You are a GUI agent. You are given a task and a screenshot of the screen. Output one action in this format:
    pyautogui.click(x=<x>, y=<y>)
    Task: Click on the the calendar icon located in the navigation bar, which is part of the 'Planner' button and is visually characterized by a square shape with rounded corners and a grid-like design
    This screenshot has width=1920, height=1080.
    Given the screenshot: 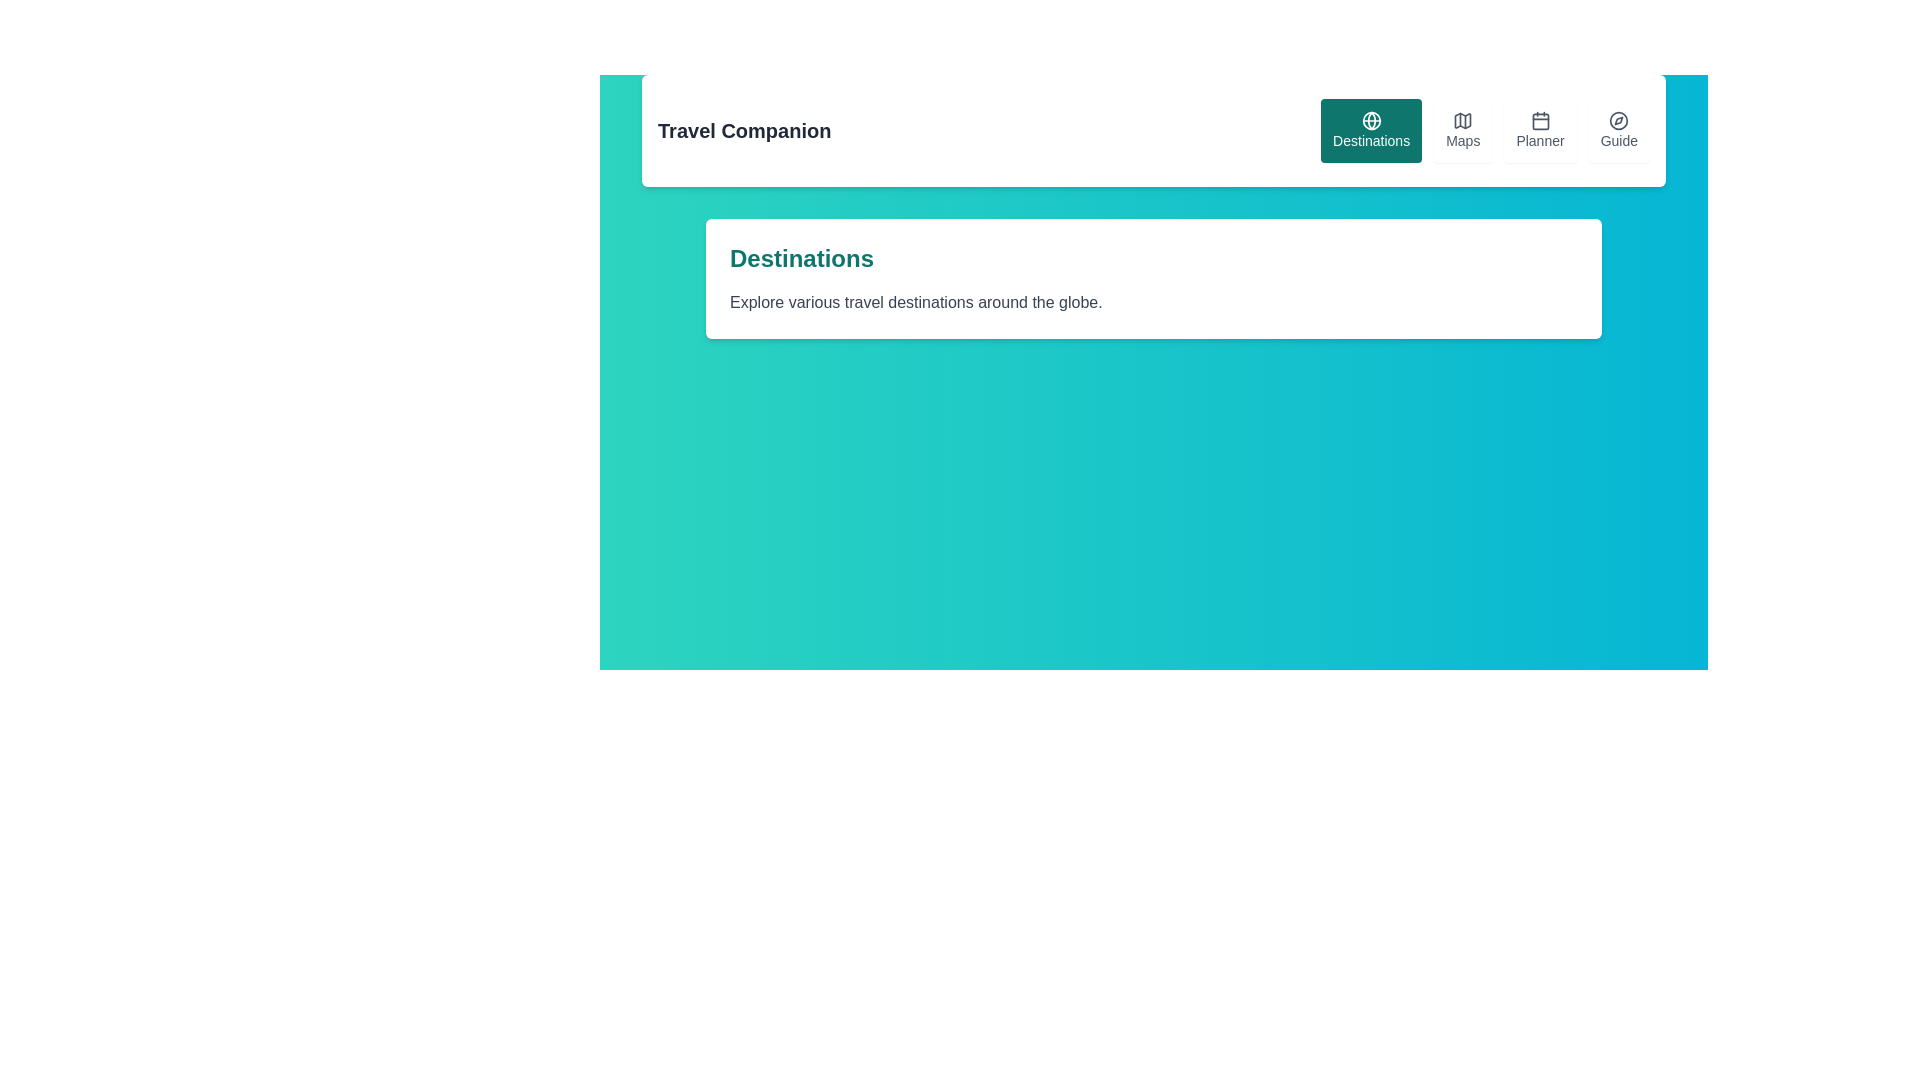 What is the action you would take?
    pyautogui.click(x=1539, y=120)
    